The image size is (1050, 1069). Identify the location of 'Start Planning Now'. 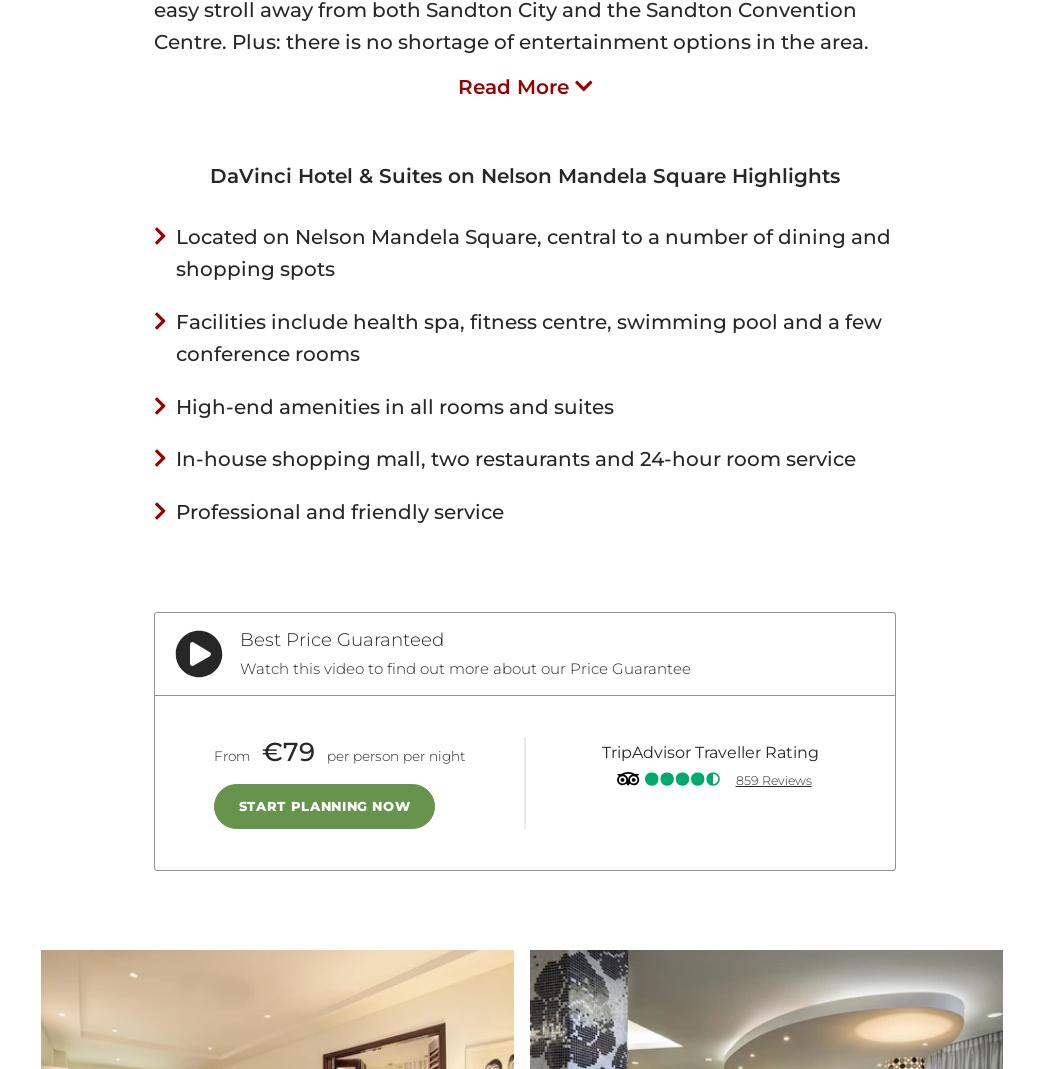
(324, 806).